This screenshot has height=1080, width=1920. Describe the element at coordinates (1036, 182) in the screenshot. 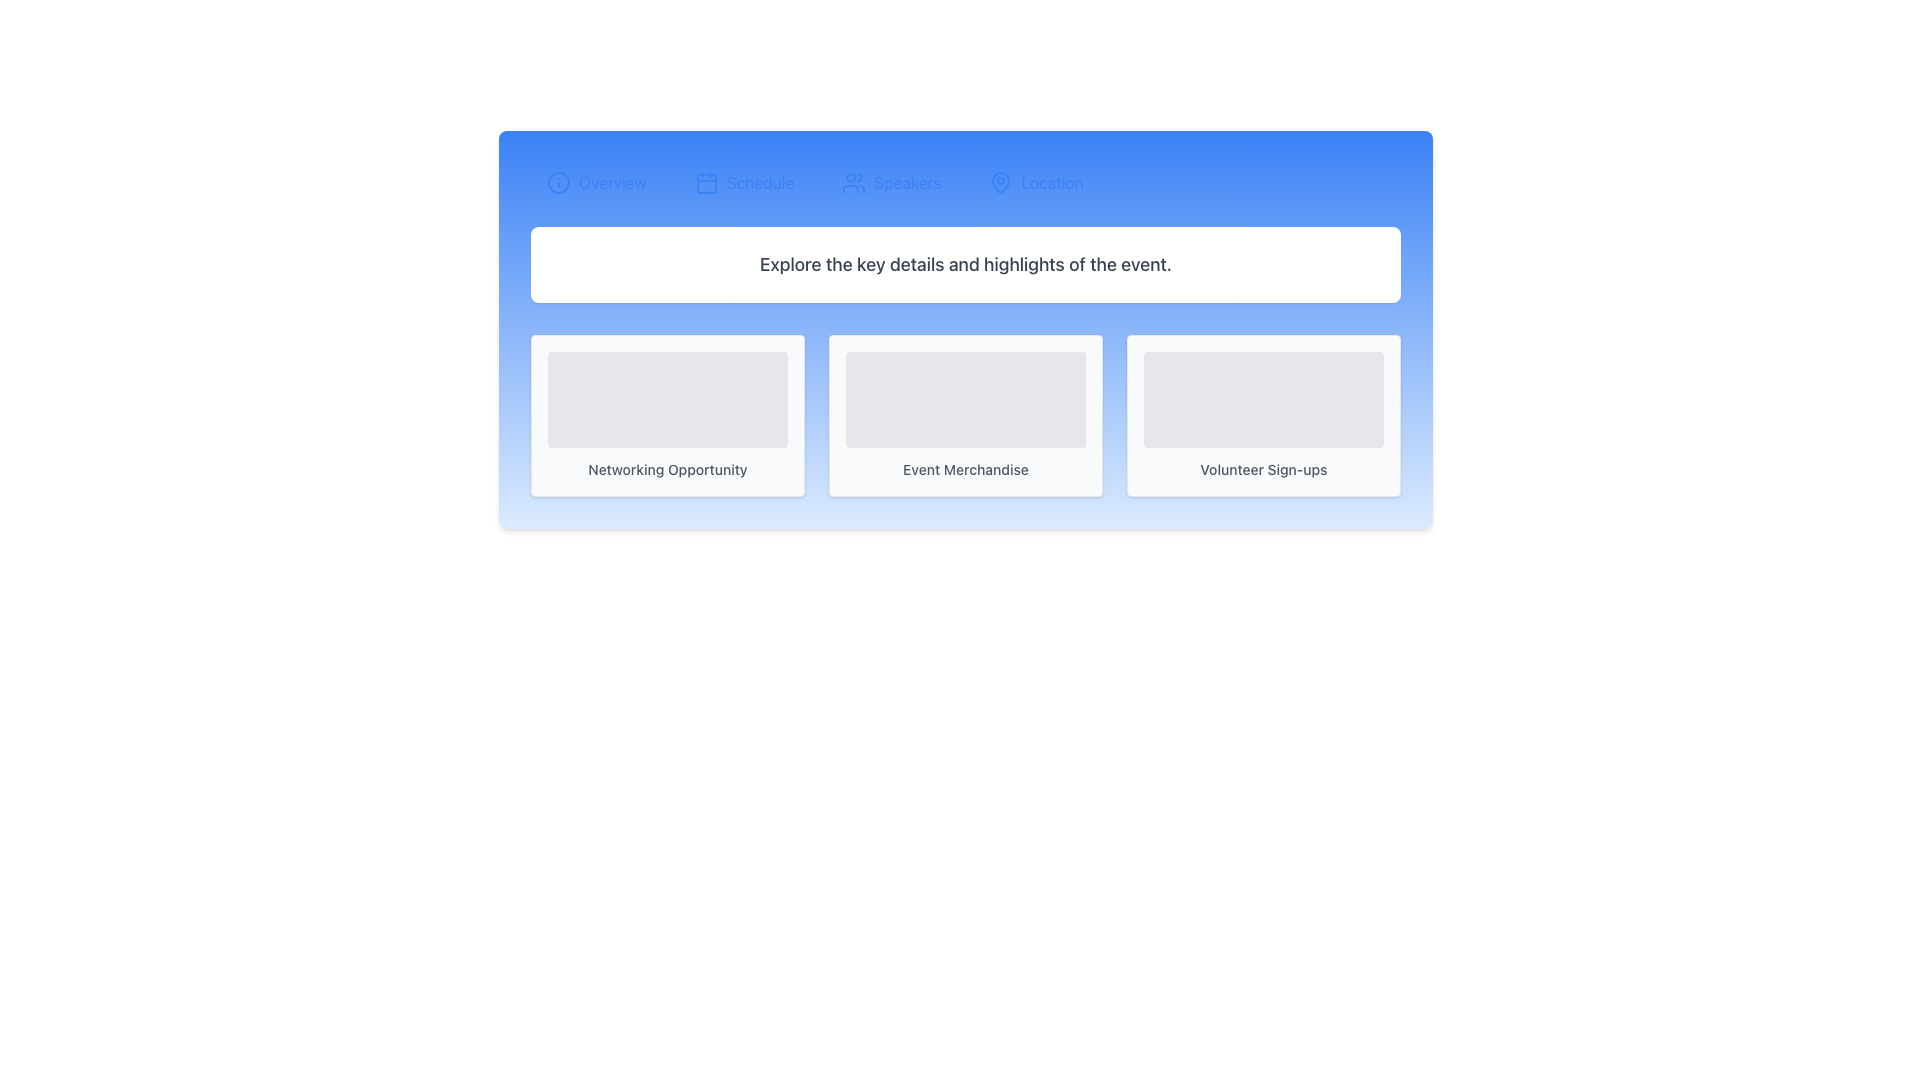

I see `the navigation tab for location or venue, which is the last item in a horizontal navigation bar` at that location.